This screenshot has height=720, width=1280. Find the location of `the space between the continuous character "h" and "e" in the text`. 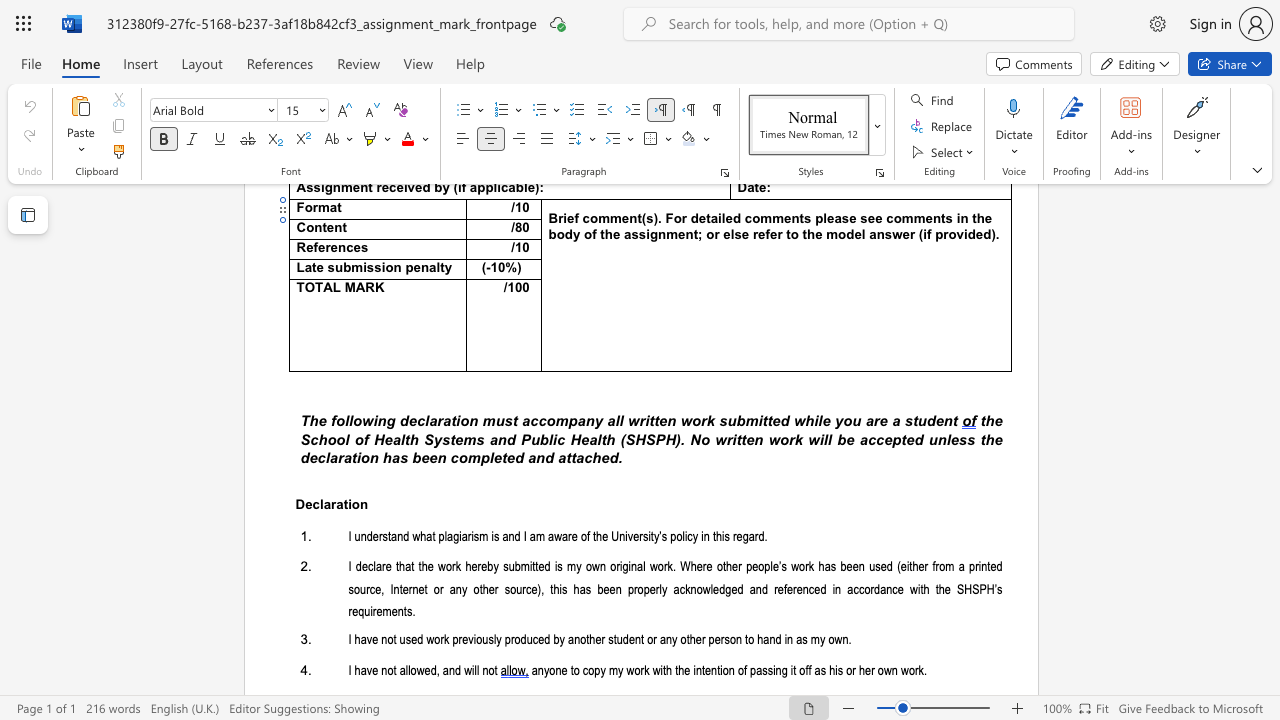

the space between the continuous character "h" and "e" in the text is located at coordinates (943, 588).